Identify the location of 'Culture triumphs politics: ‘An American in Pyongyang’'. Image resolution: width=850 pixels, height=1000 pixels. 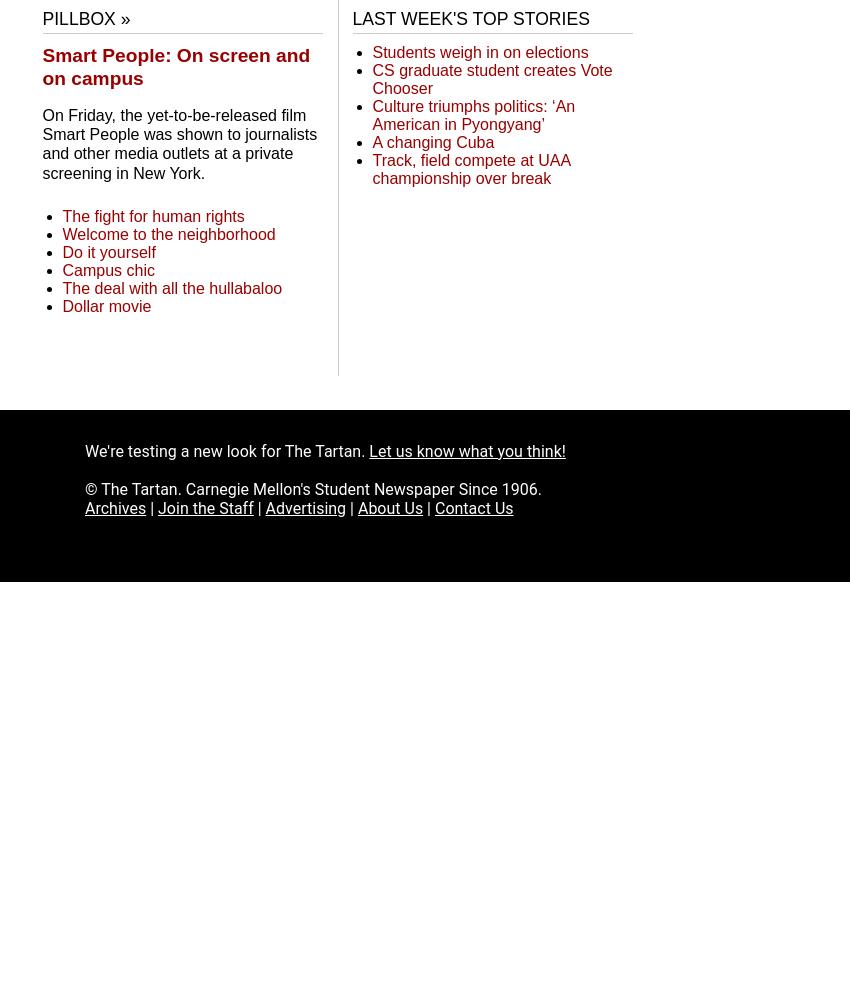
(473, 114).